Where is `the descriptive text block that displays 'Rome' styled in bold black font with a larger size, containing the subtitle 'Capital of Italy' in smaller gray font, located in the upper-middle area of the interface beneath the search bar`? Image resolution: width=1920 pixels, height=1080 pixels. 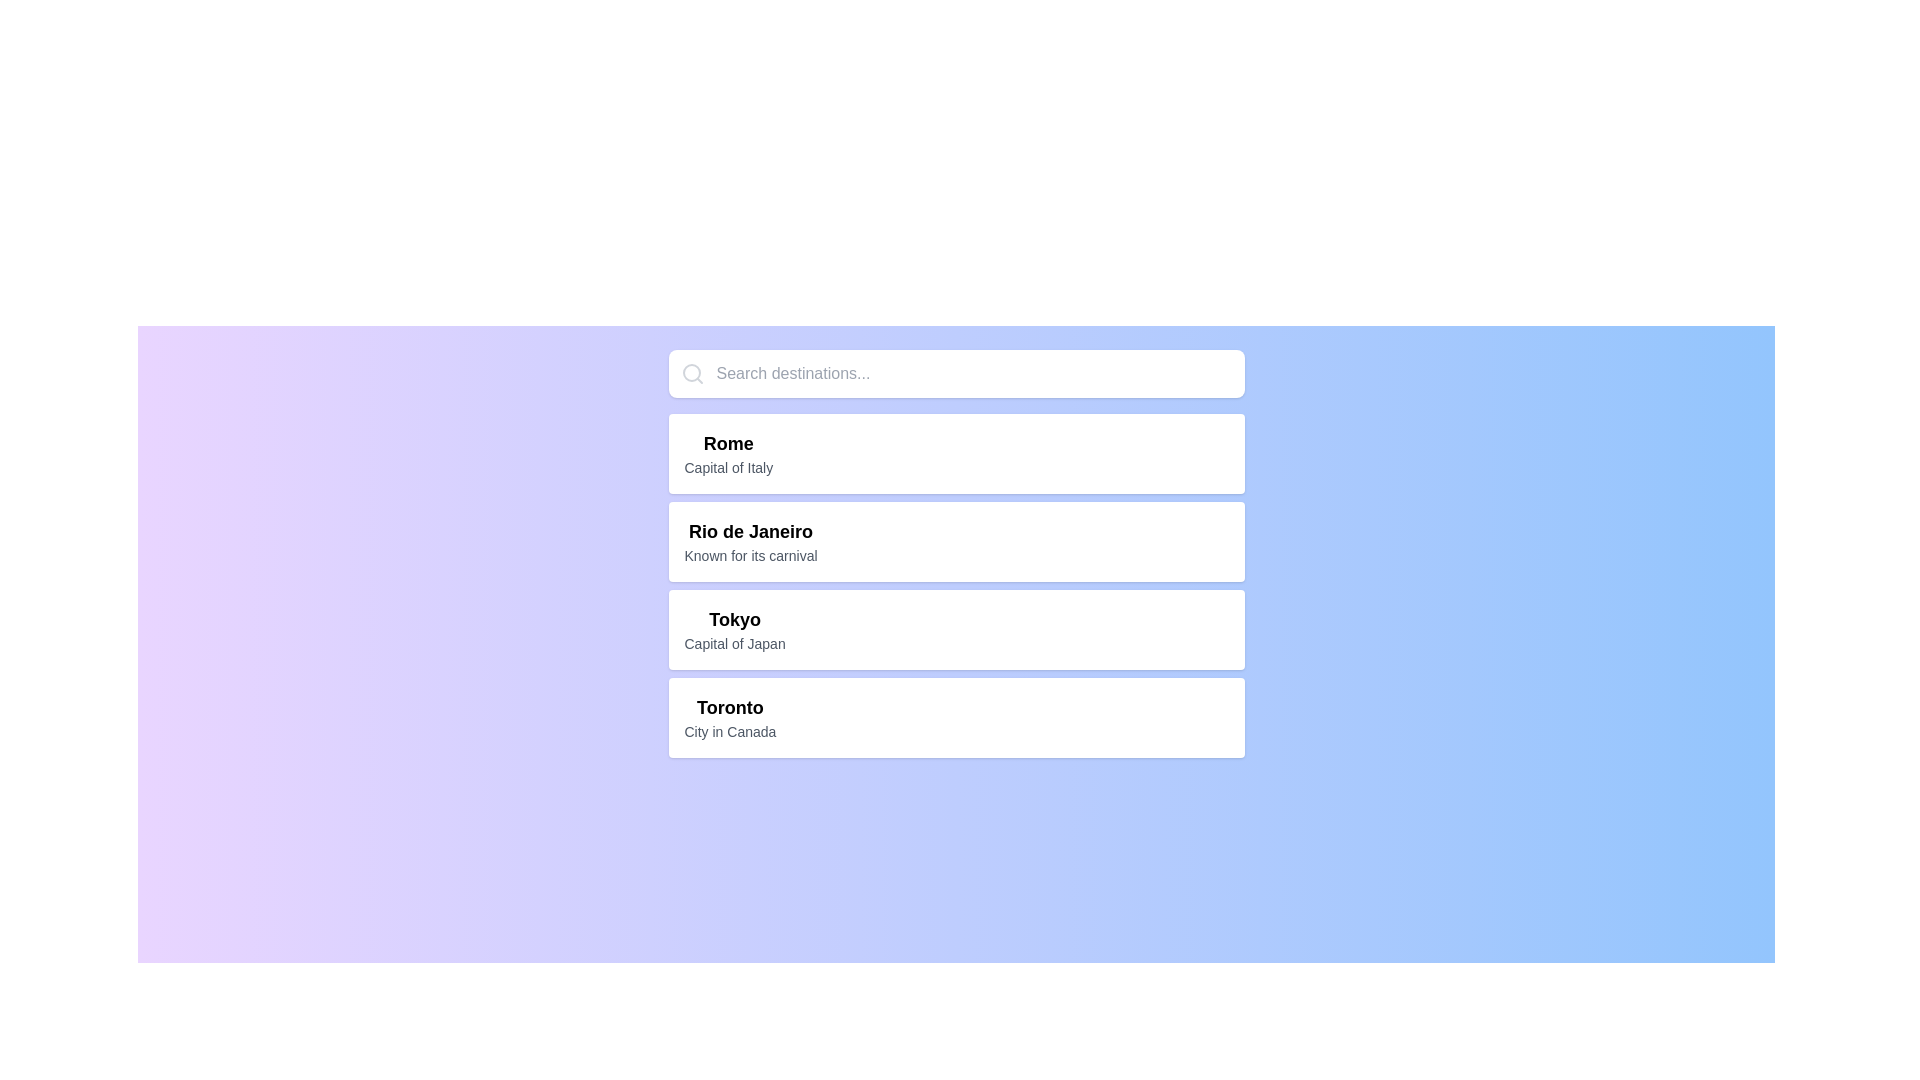 the descriptive text block that displays 'Rome' styled in bold black font with a larger size, containing the subtitle 'Capital of Italy' in smaller gray font, located in the upper-middle area of the interface beneath the search bar is located at coordinates (727, 454).